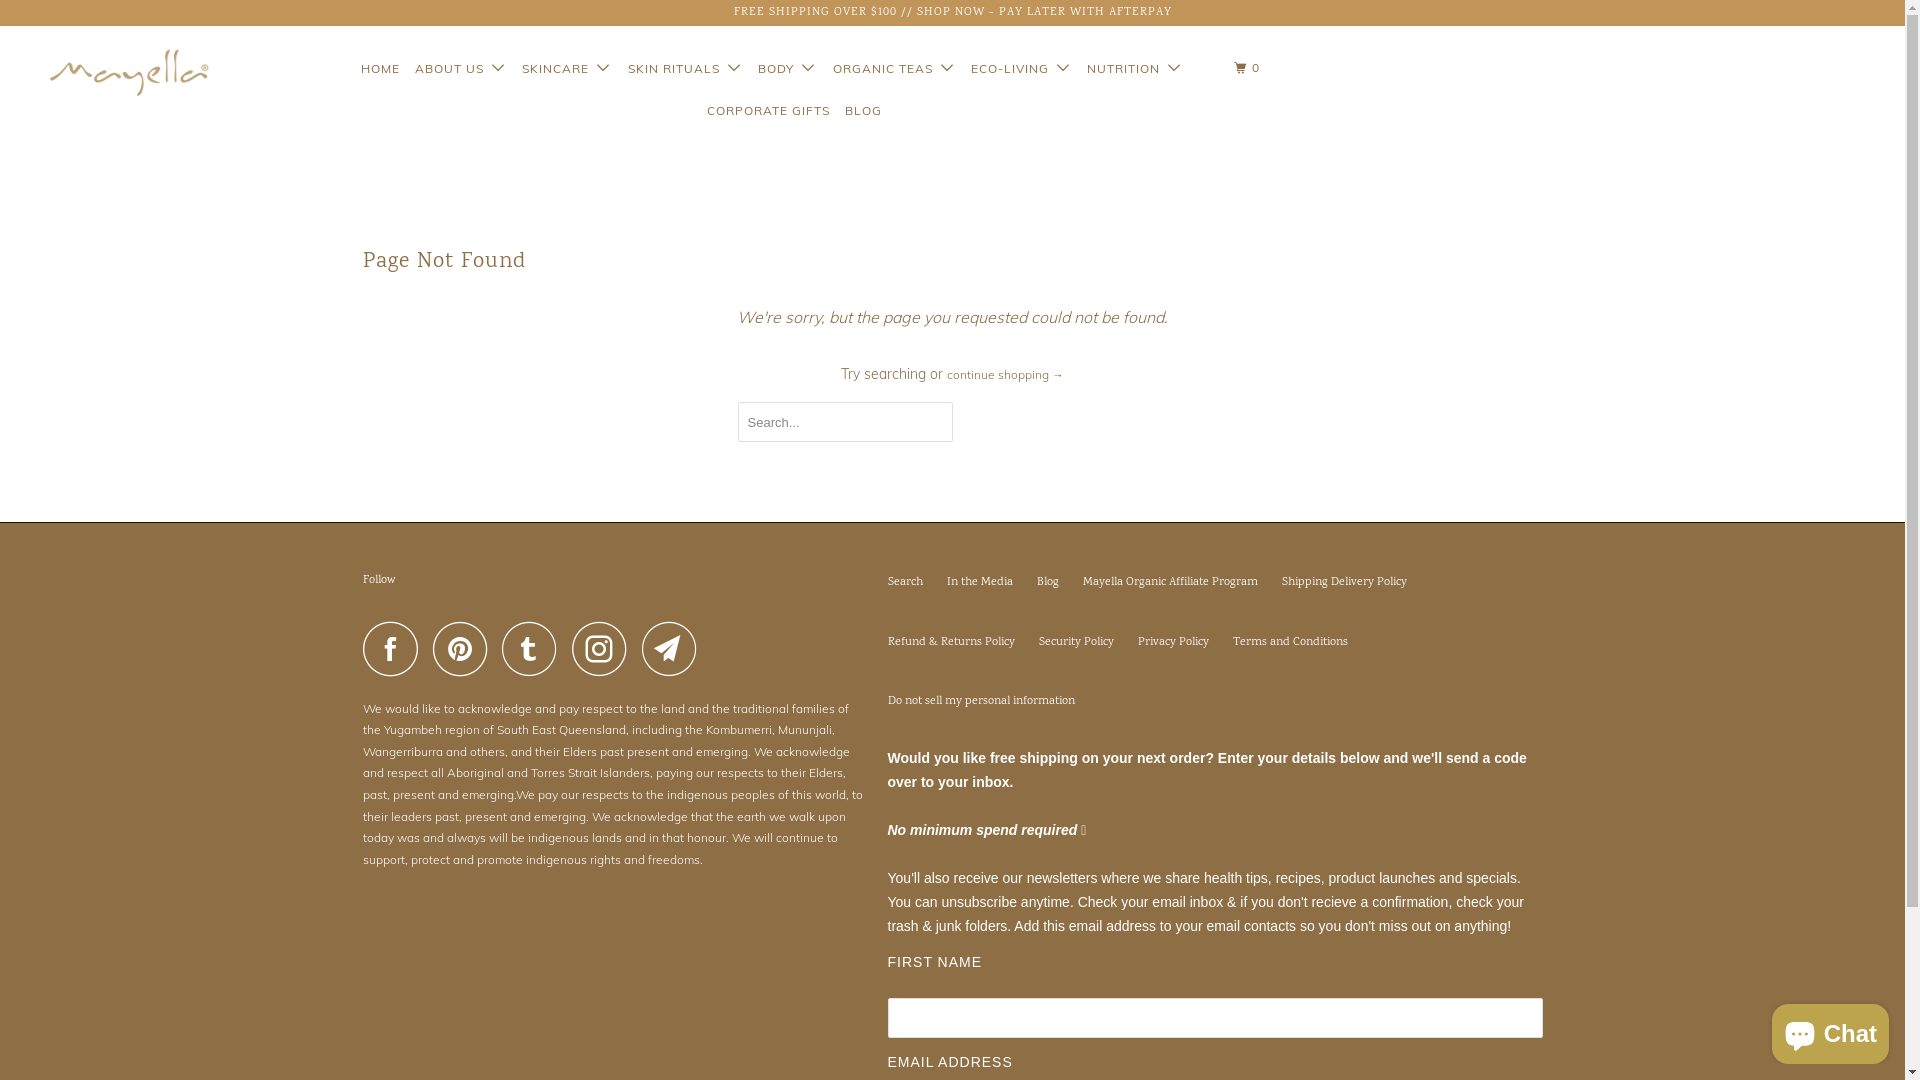  What do you see at coordinates (380, 68) in the screenshot?
I see `'HOME'` at bounding box center [380, 68].